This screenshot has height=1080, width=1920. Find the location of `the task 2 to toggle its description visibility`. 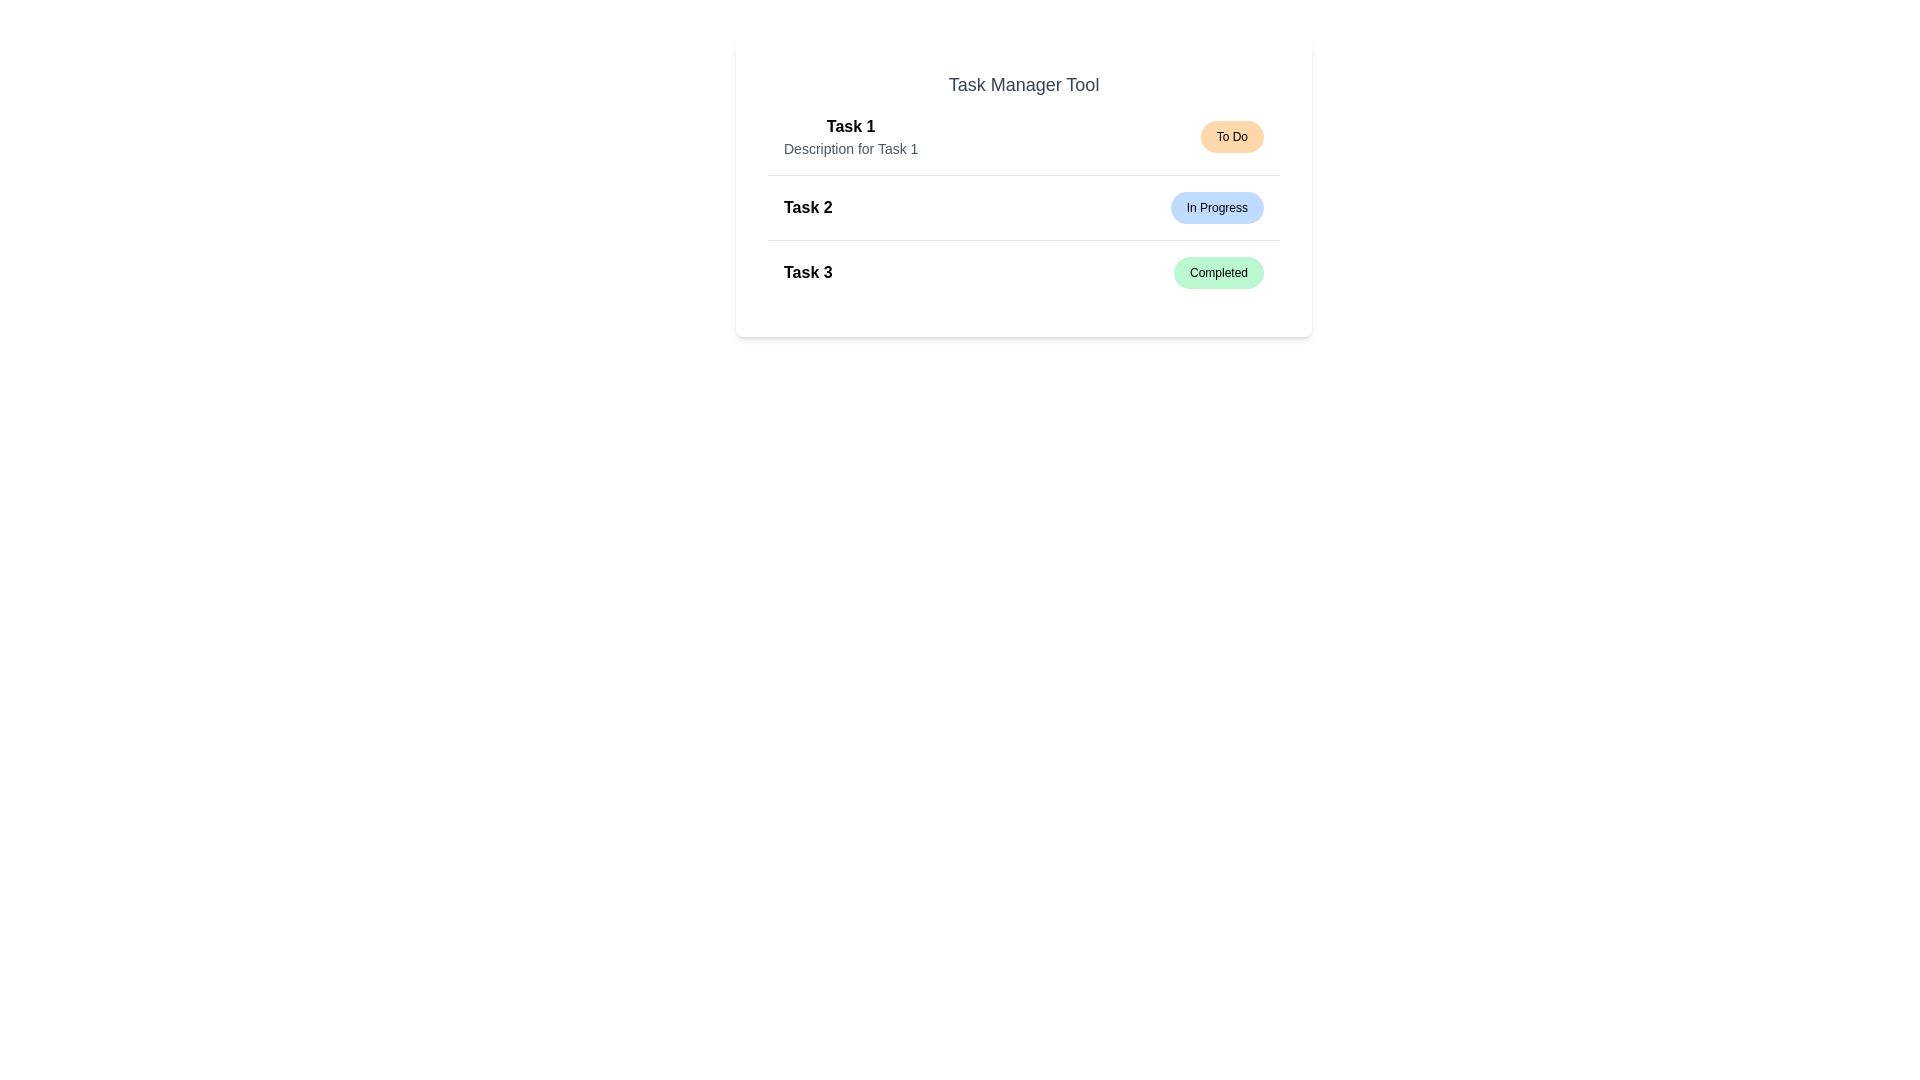

the task 2 to toggle its description visibility is located at coordinates (1023, 207).